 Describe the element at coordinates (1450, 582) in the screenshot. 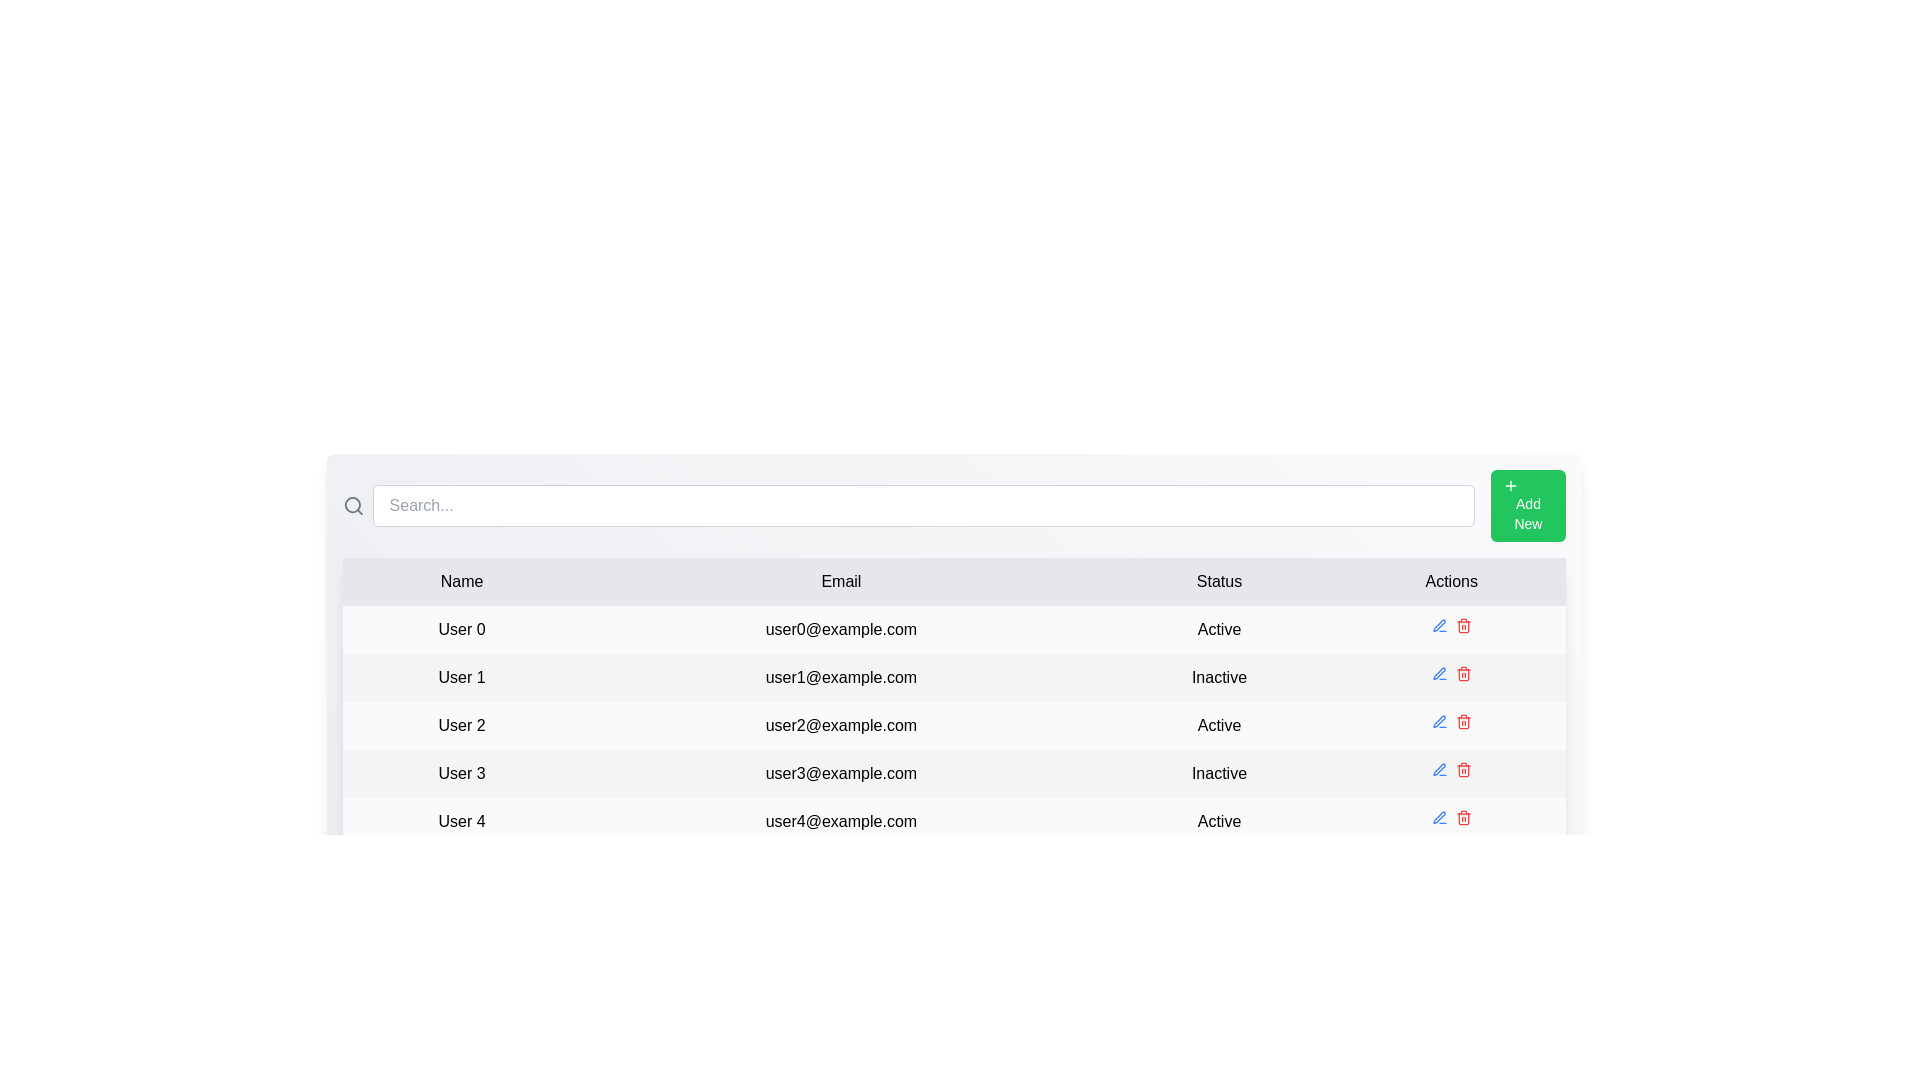

I see `the column header Actions to inspect it` at that location.